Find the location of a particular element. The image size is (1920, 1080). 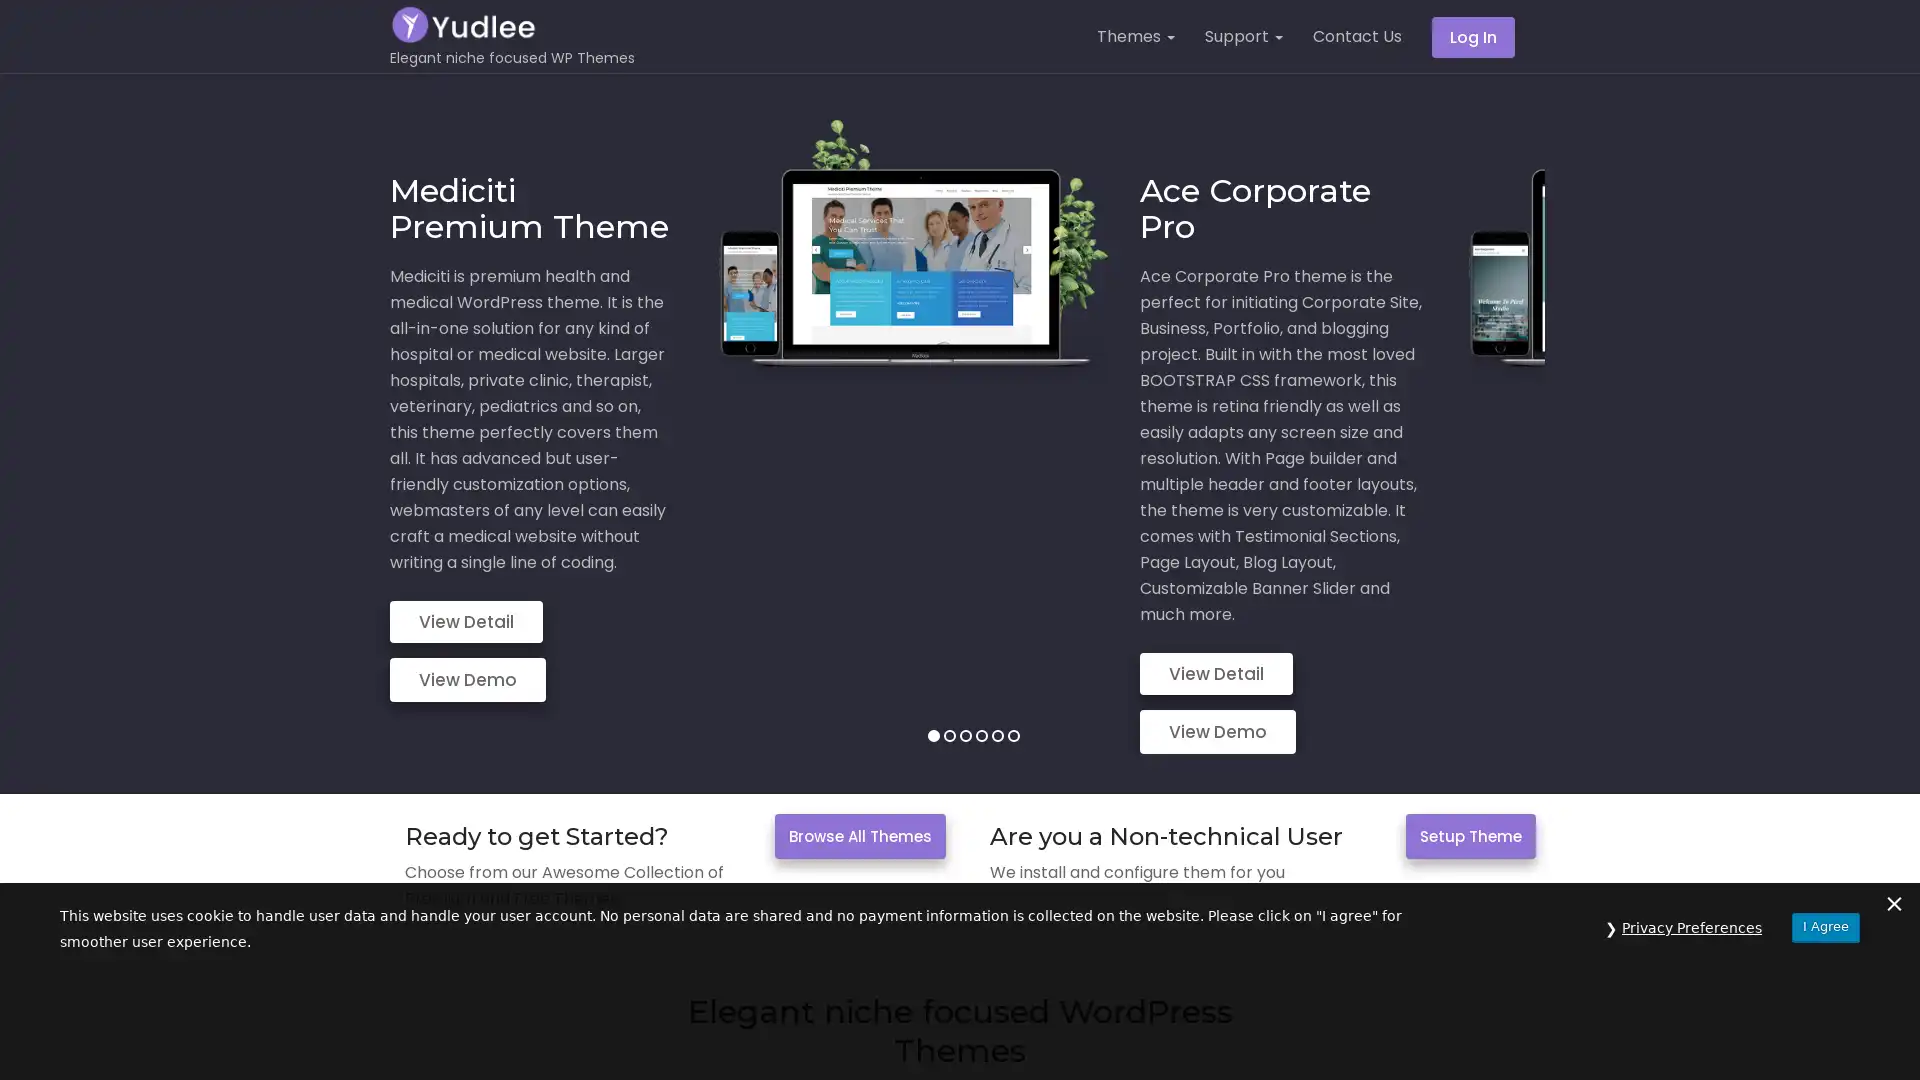

6 is located at coordinates (1012, 595).